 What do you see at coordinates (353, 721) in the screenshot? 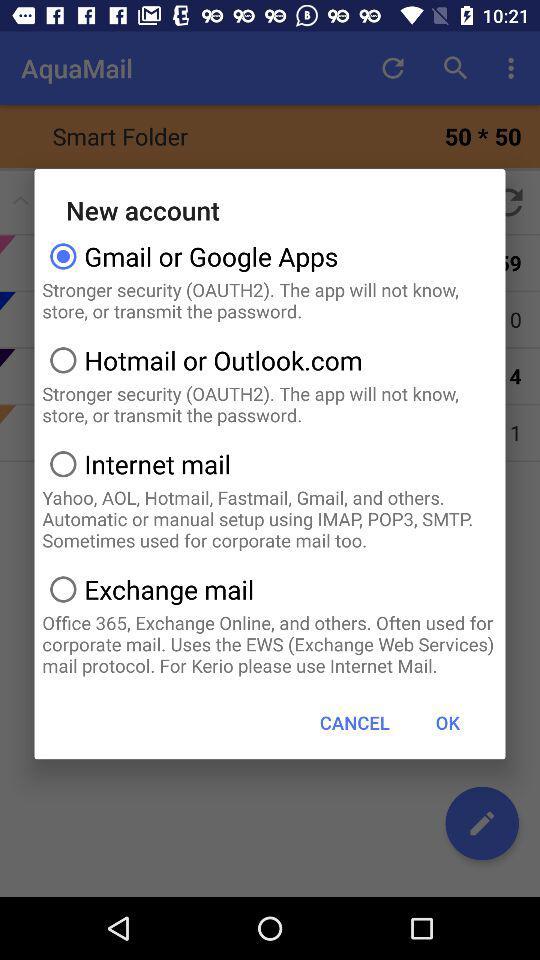
I see `the cancel button` at bounding box center [353, 721].